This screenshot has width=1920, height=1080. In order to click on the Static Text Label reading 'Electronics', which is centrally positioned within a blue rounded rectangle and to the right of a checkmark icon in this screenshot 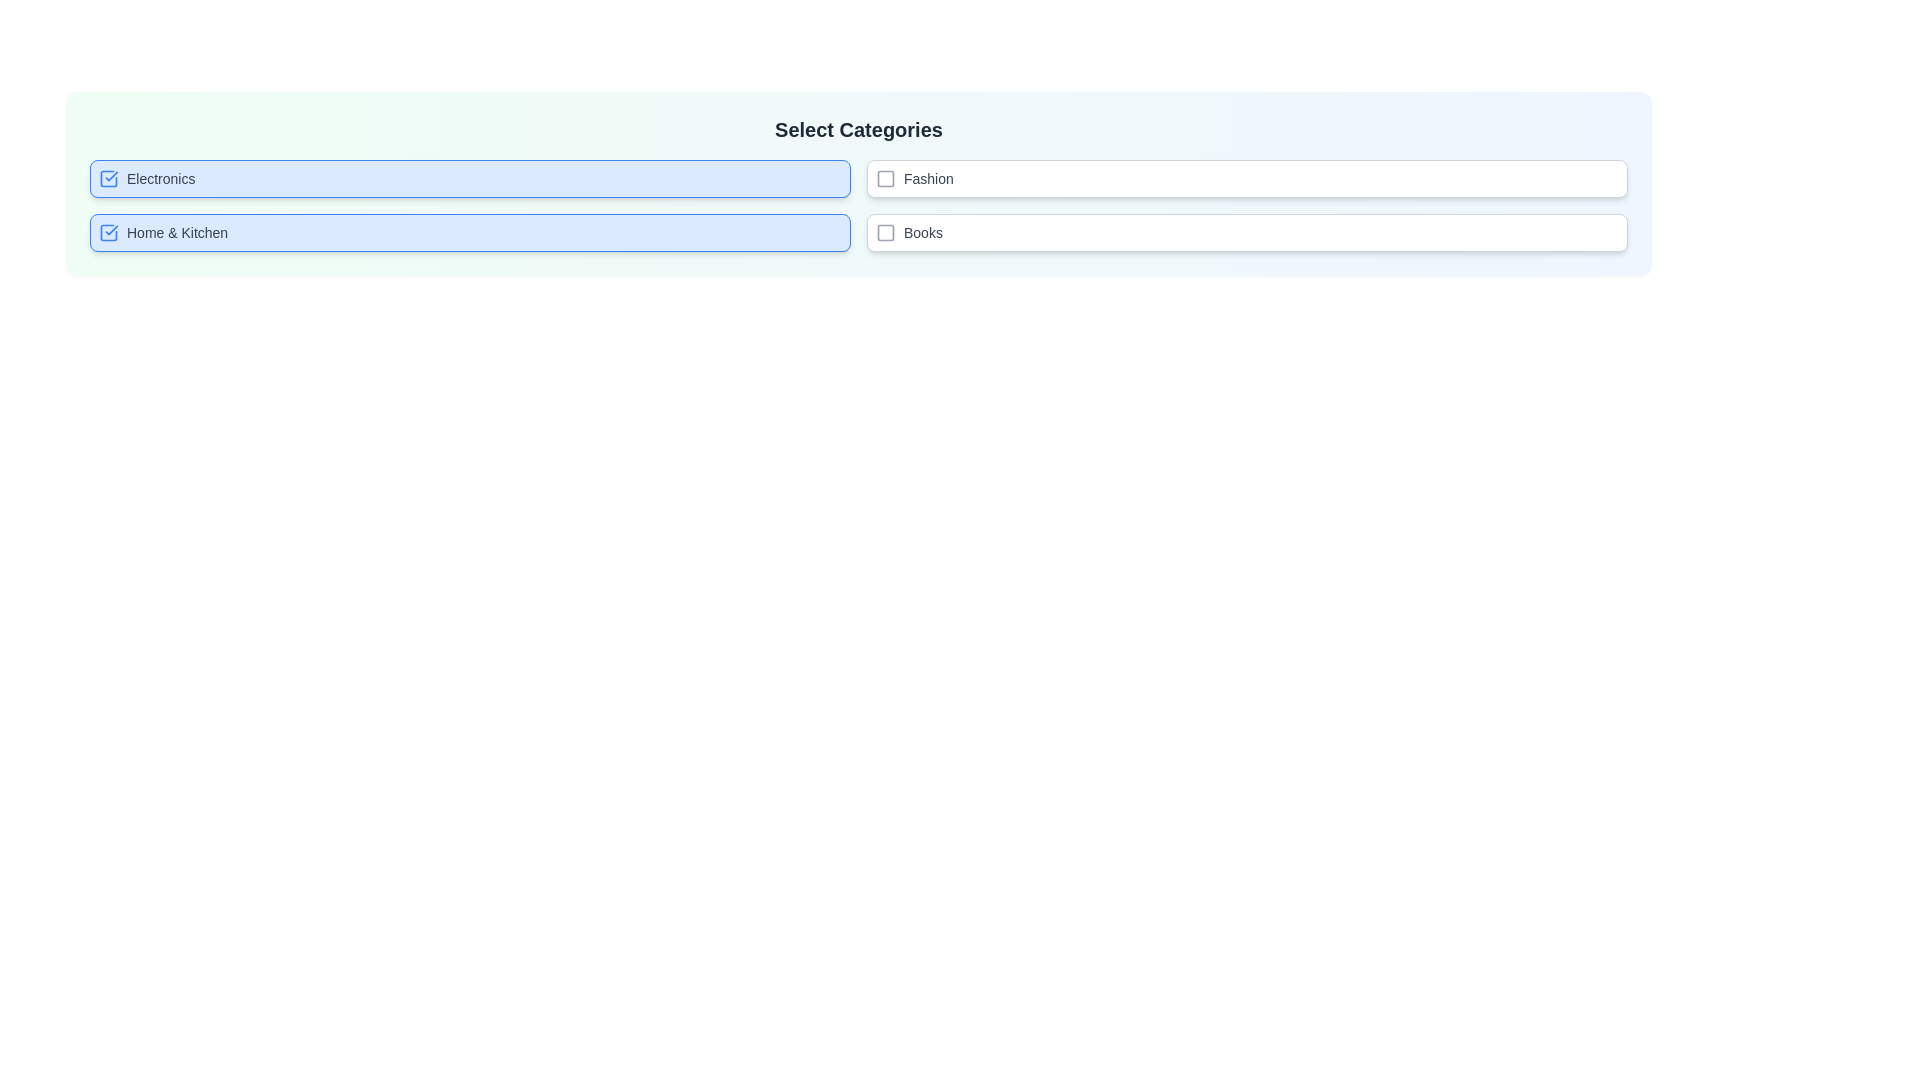, I will do `click(161, 177)`.